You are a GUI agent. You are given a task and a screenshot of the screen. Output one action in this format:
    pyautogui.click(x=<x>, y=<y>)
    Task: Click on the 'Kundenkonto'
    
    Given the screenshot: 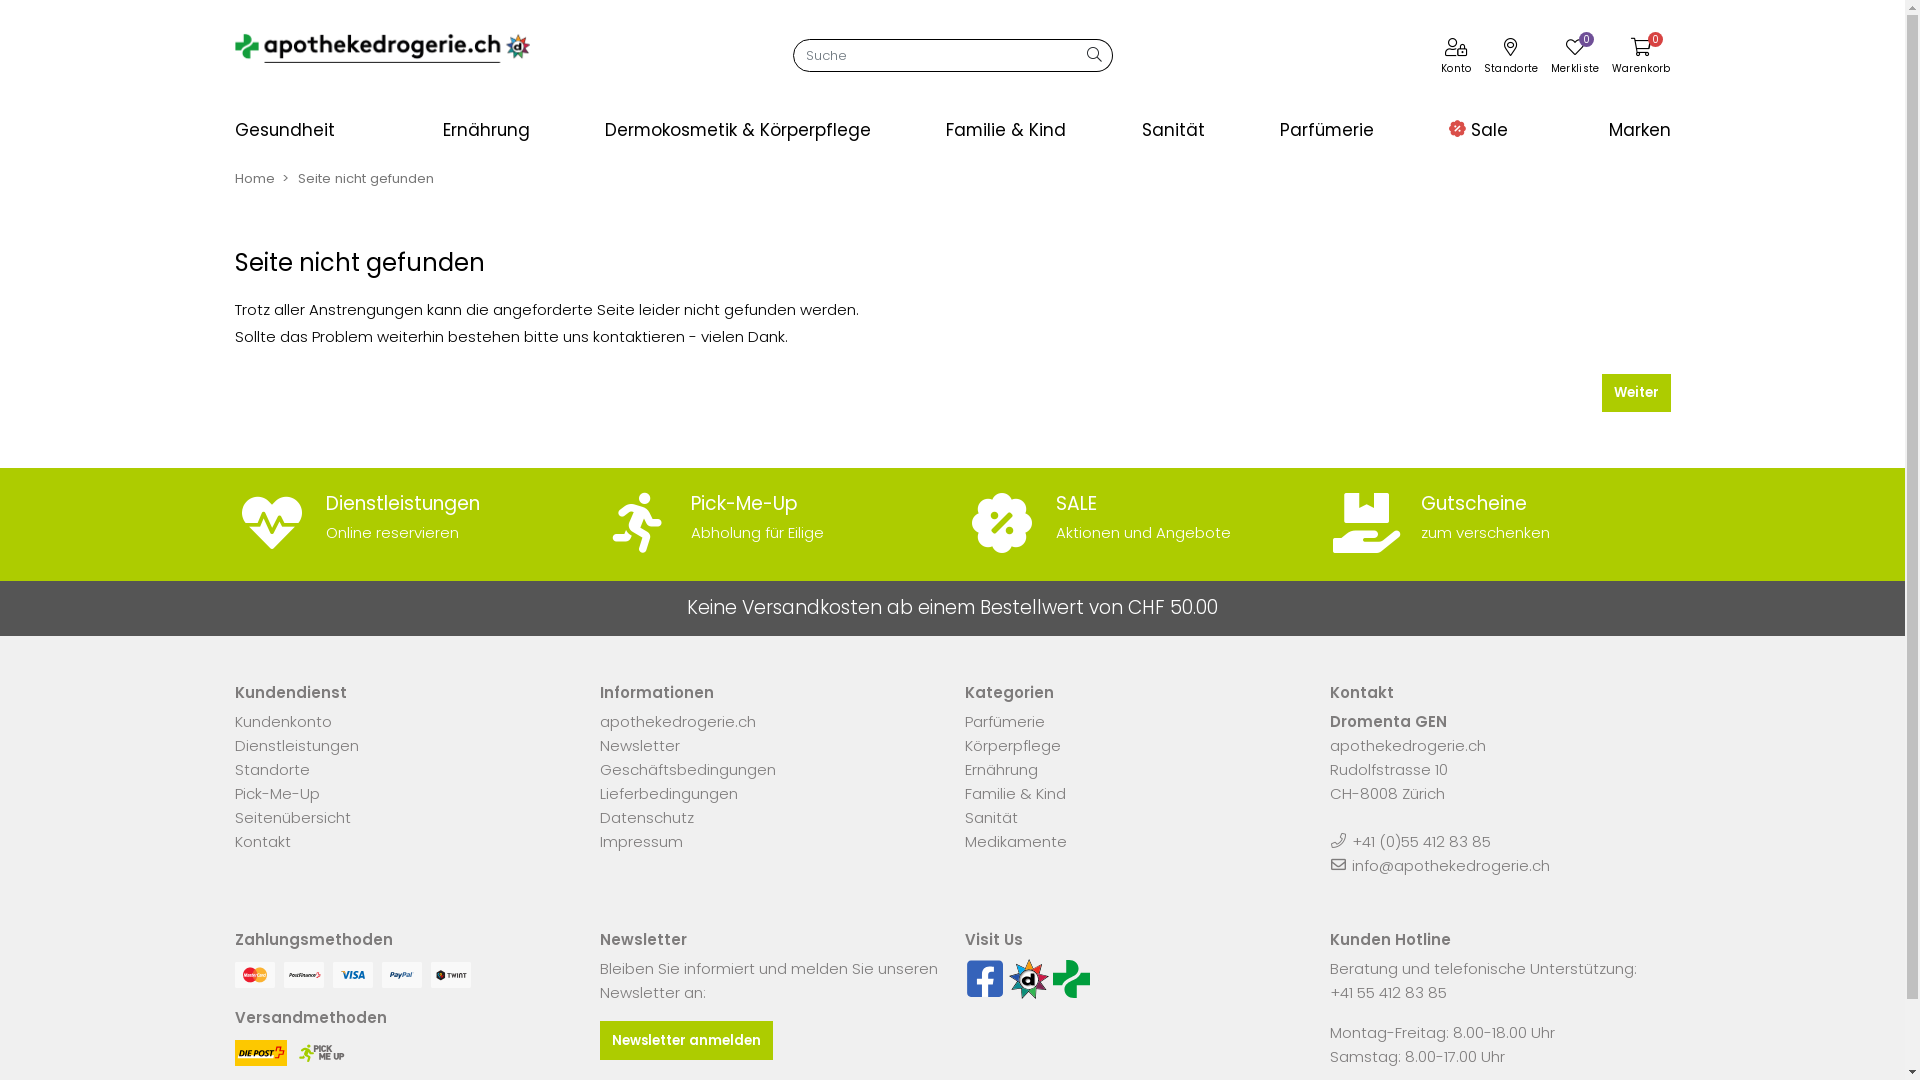 What is the action you would take?
    pyautogui.click(x=281, y=721)
    